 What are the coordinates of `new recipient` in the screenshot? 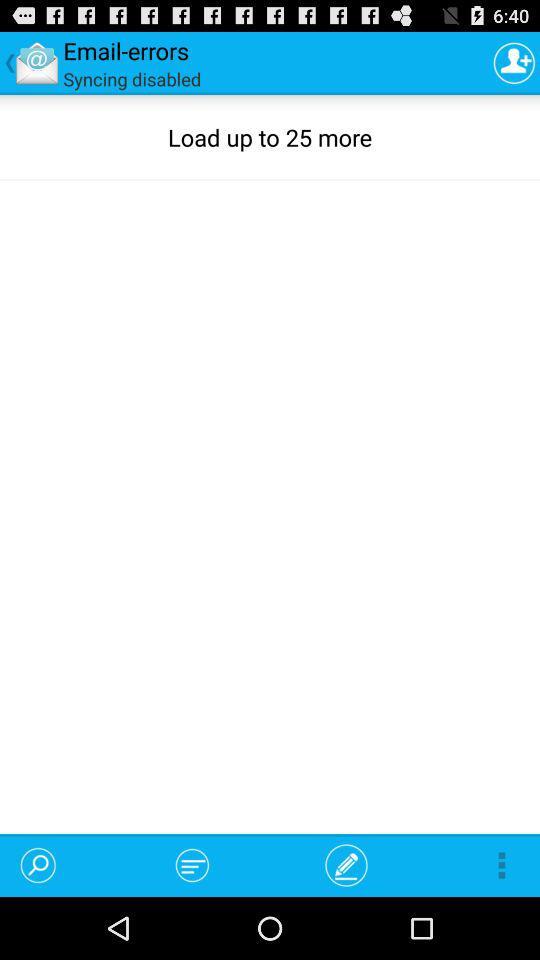 It's located at (514, 62).